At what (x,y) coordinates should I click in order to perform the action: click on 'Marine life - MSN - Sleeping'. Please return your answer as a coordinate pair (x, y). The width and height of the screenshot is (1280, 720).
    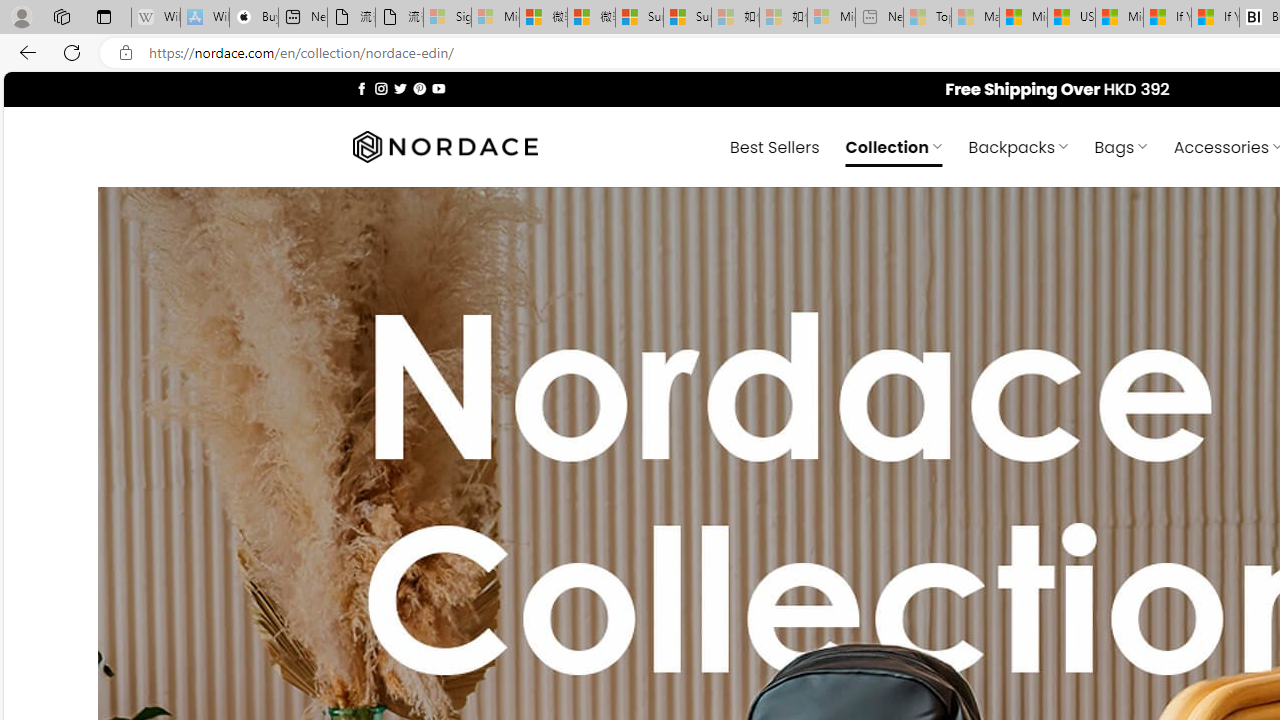
    Looking at the image, I should click on (976, 17).